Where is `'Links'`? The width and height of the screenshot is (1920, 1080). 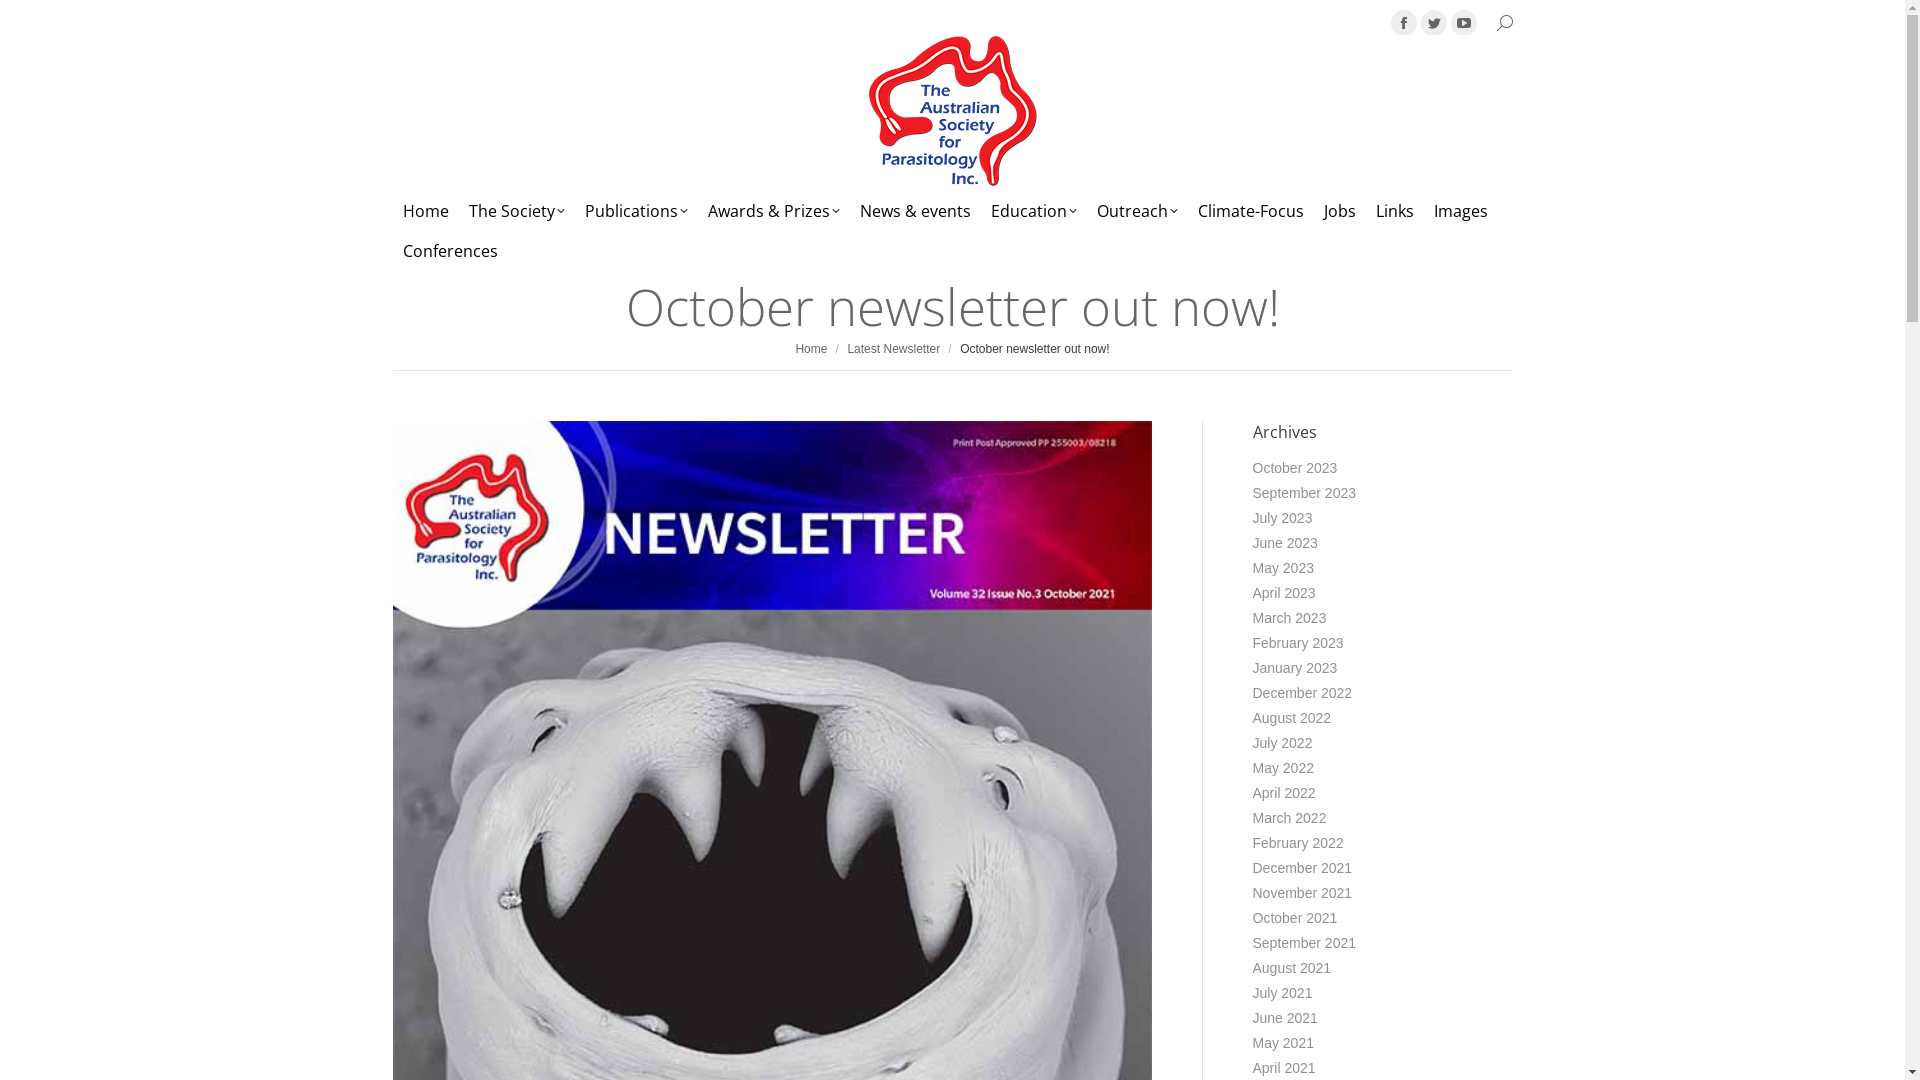
'Links' is located at coordinates (1394, 211).